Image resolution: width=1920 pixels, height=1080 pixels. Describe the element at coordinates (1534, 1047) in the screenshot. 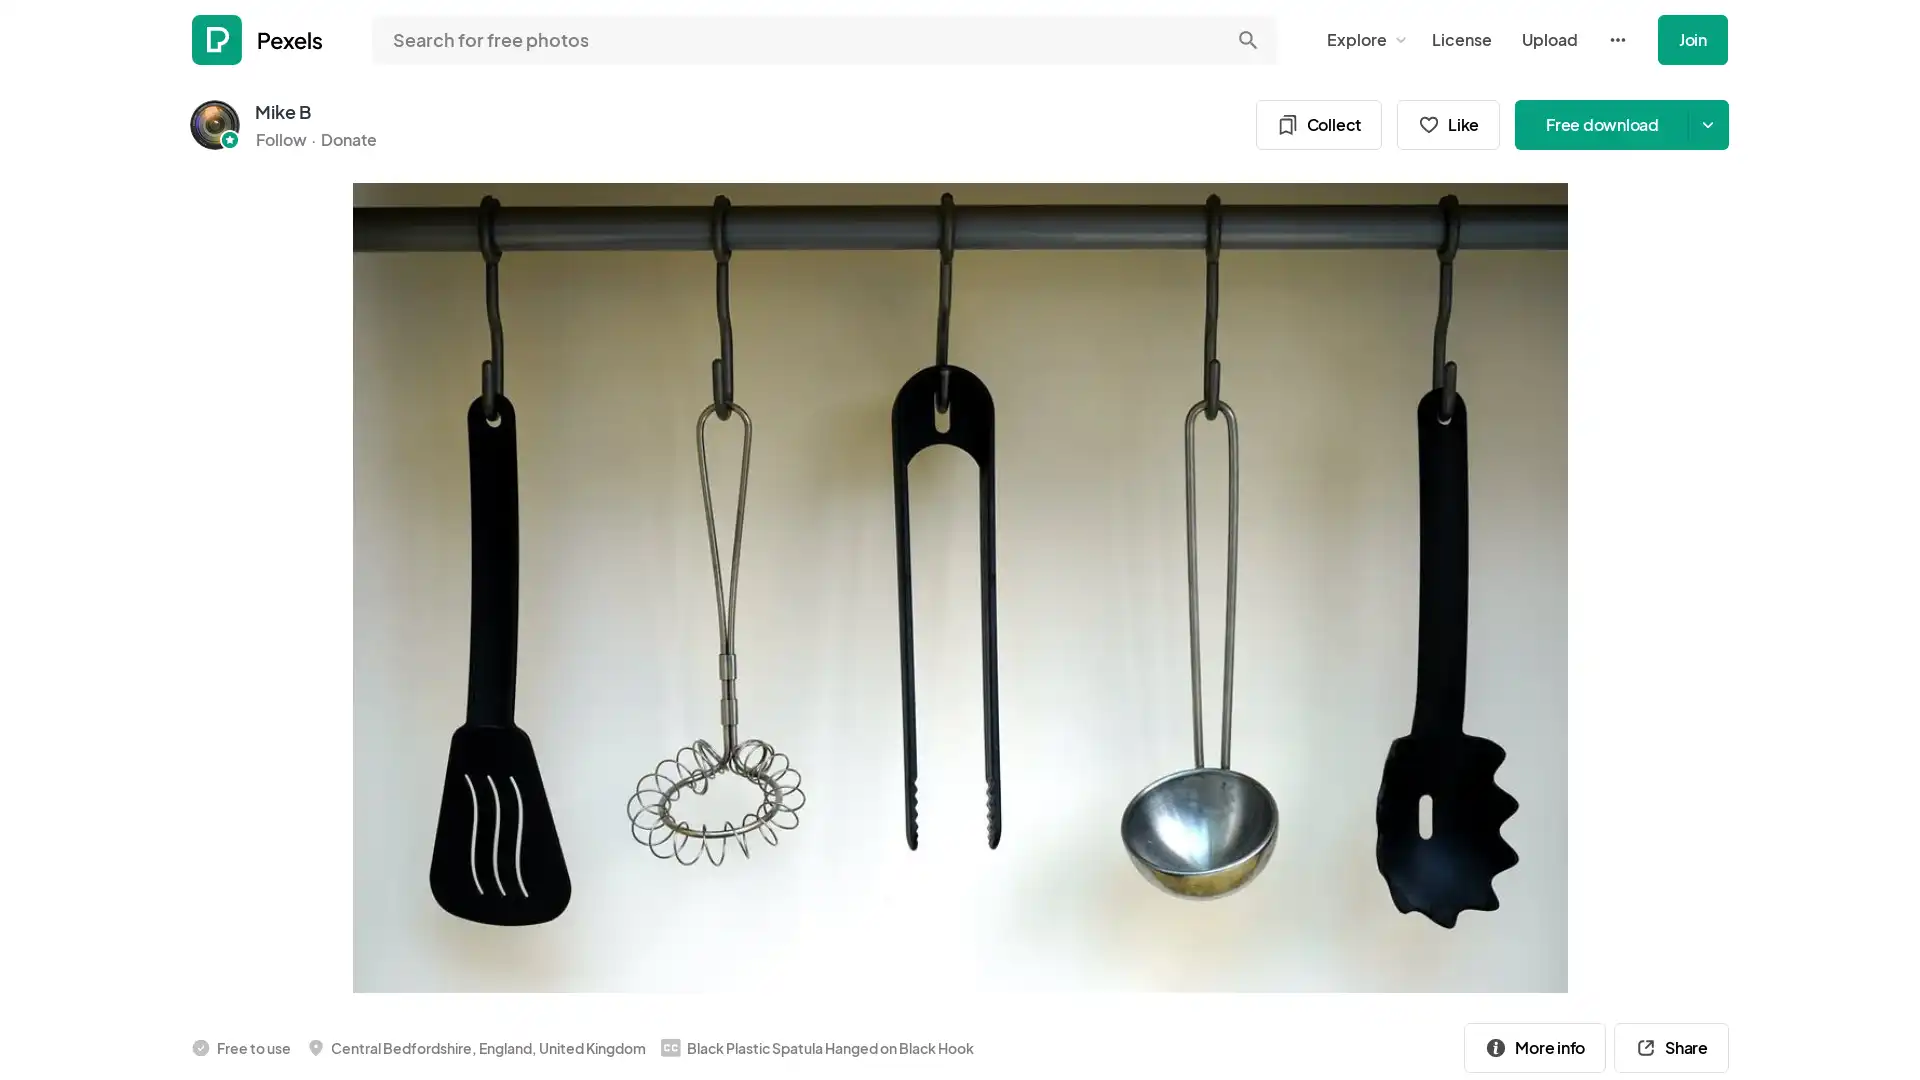

I see `More info` at that location.